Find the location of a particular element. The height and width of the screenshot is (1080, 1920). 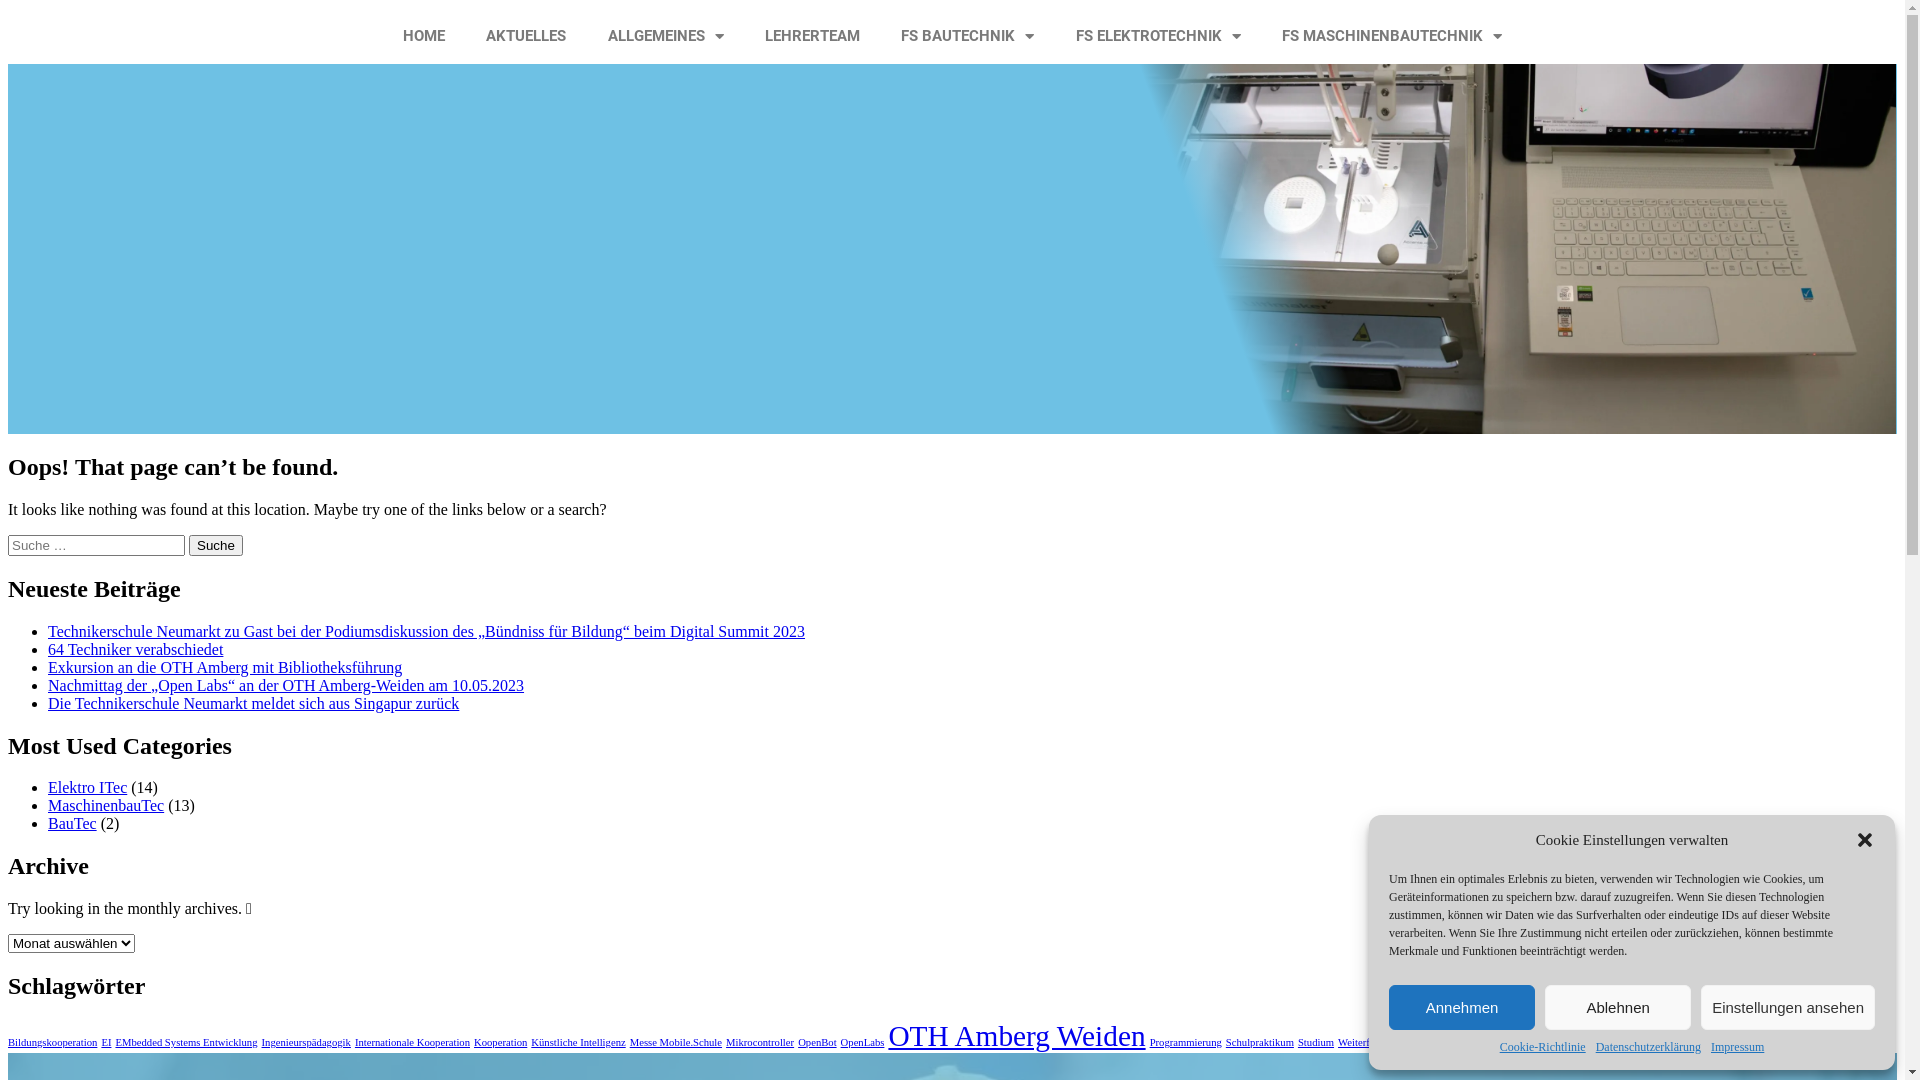

'Messe Mobile.Schule' is located at coordinates (628, 1041).